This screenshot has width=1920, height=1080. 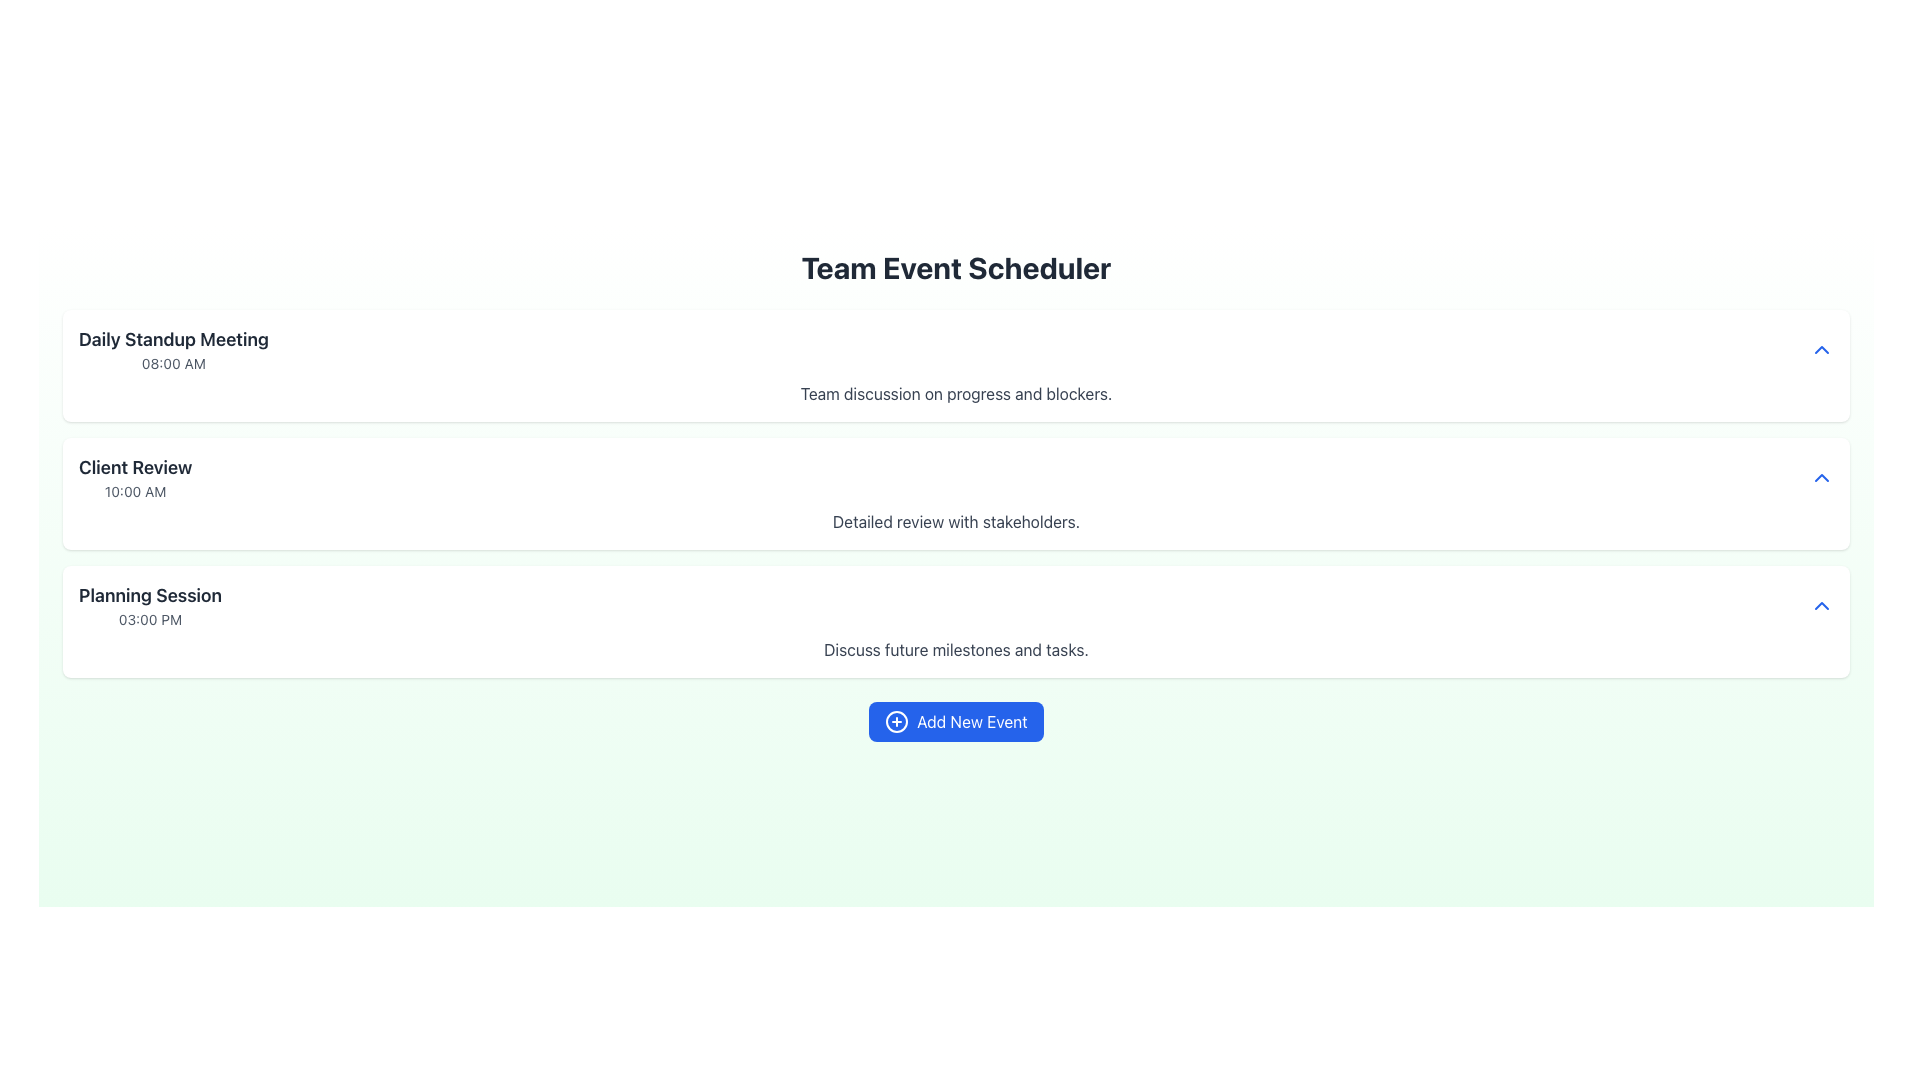 I want to click on the text label indicating the starting time of the 'Daily Standup Meeting', which is located directly below the main title on the left side of the interface, so click(x=173, y=363).